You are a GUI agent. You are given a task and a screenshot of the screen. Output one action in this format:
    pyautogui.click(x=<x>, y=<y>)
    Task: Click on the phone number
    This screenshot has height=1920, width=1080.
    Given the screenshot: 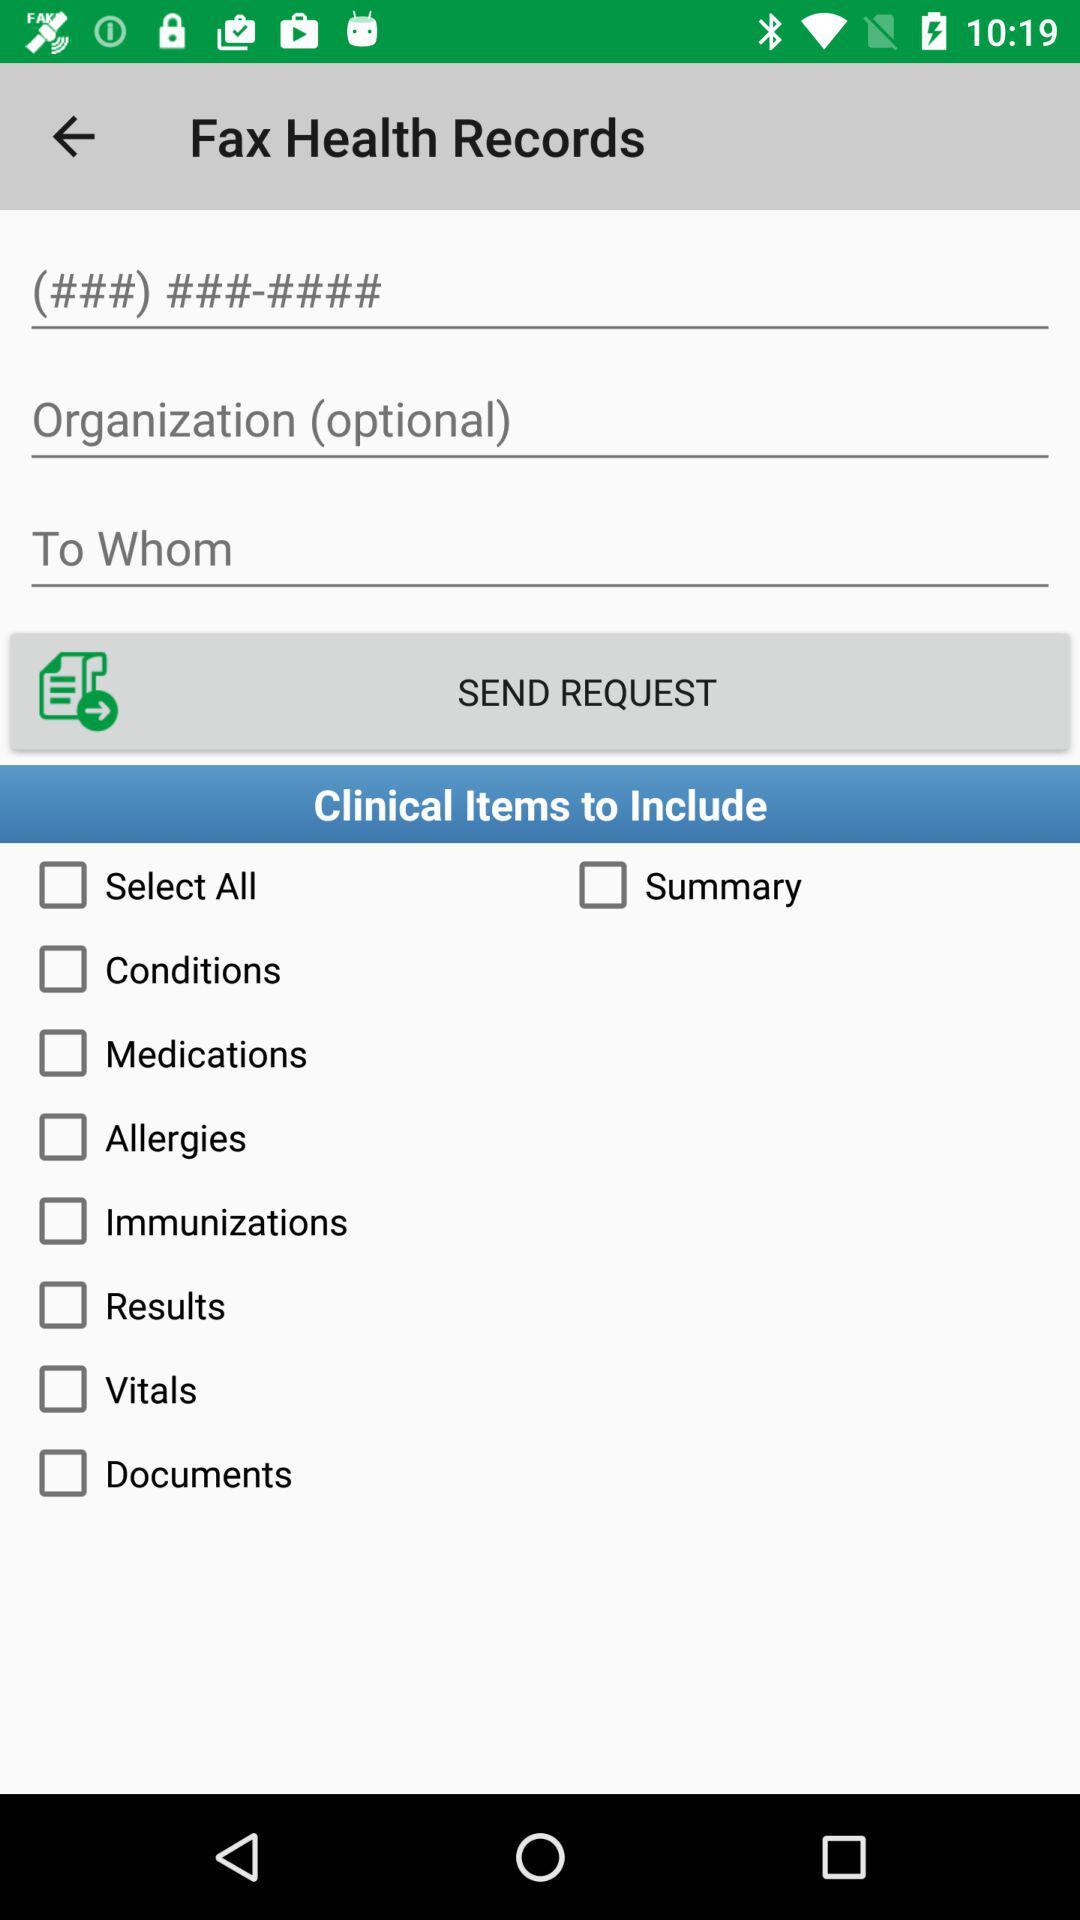 What is the action you would take?
    pyautogui.click(x=540, y=289)
    